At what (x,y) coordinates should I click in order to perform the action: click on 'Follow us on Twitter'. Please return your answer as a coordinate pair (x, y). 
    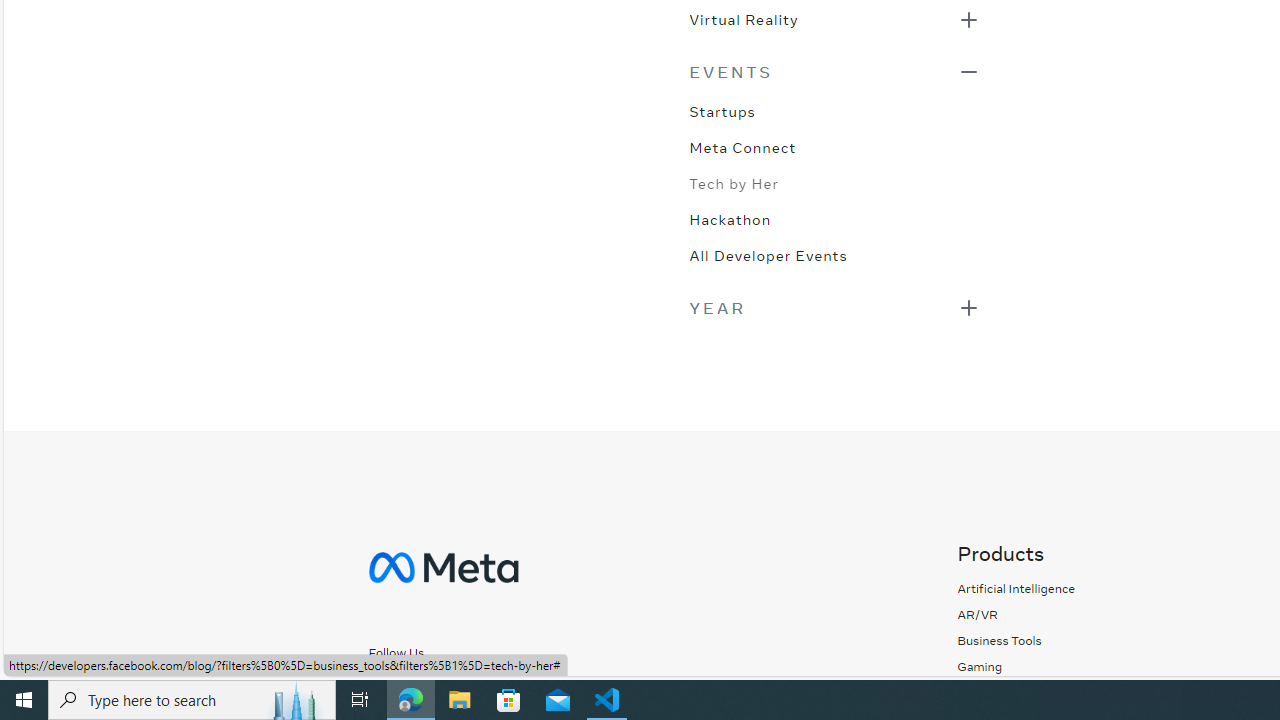
    Looking at the image, I should click on (477, 687).